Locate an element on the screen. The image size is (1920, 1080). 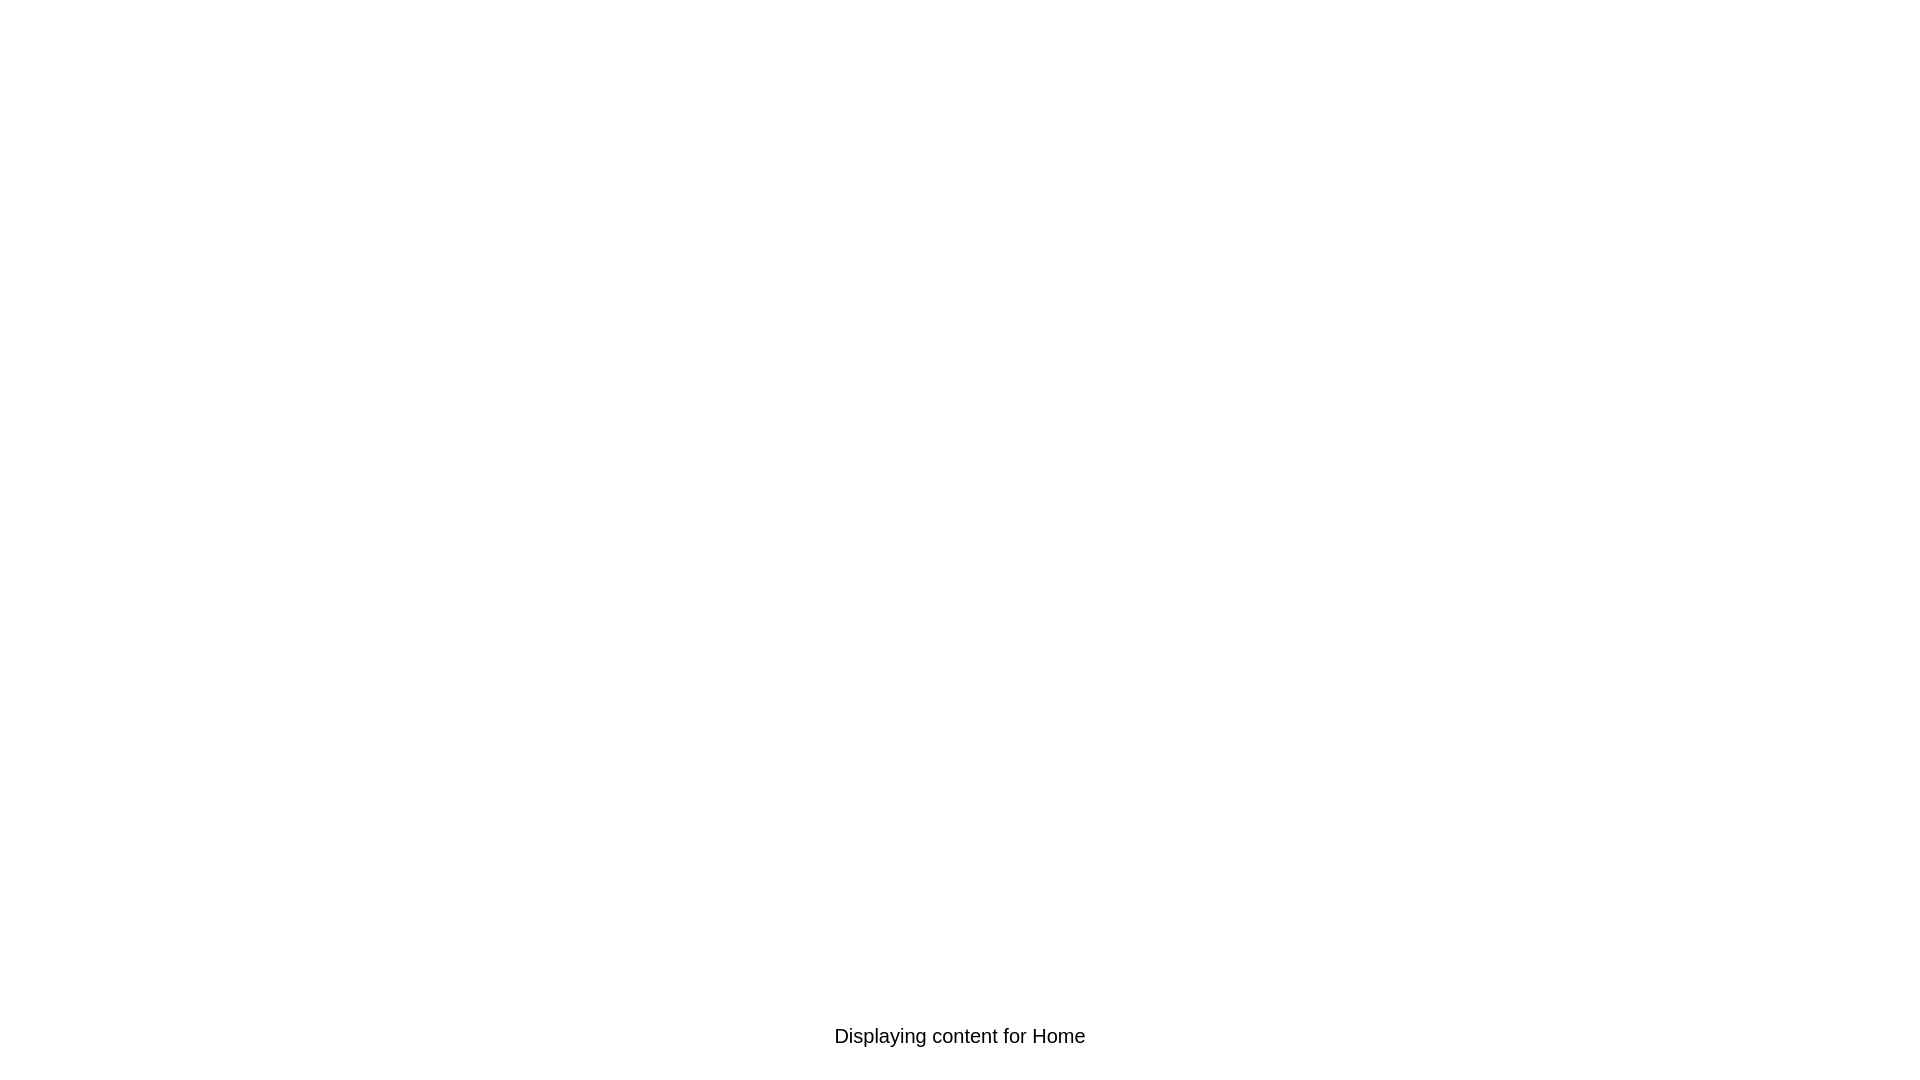
the Search tab to select it is located at coordinates (572, 1035).